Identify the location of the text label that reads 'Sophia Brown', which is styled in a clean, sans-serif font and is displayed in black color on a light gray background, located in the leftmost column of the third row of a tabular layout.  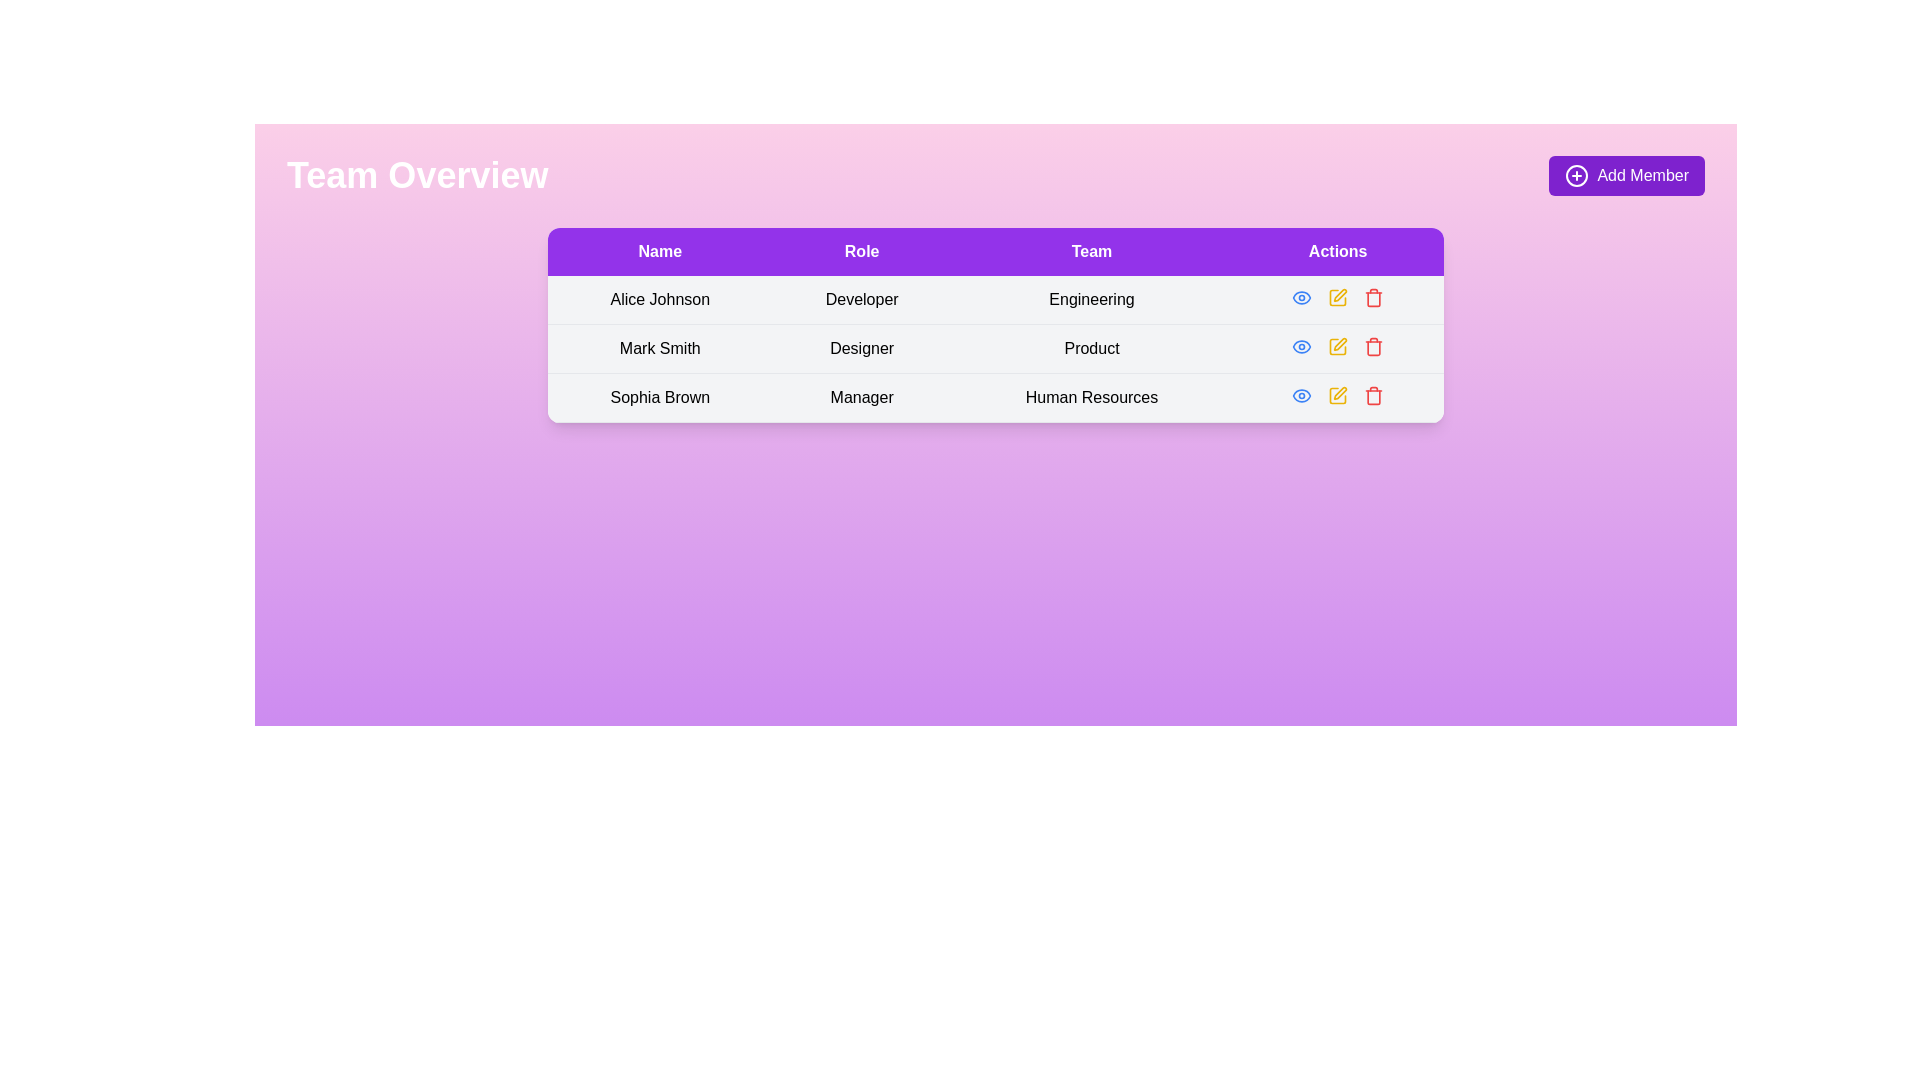
(660, 397).